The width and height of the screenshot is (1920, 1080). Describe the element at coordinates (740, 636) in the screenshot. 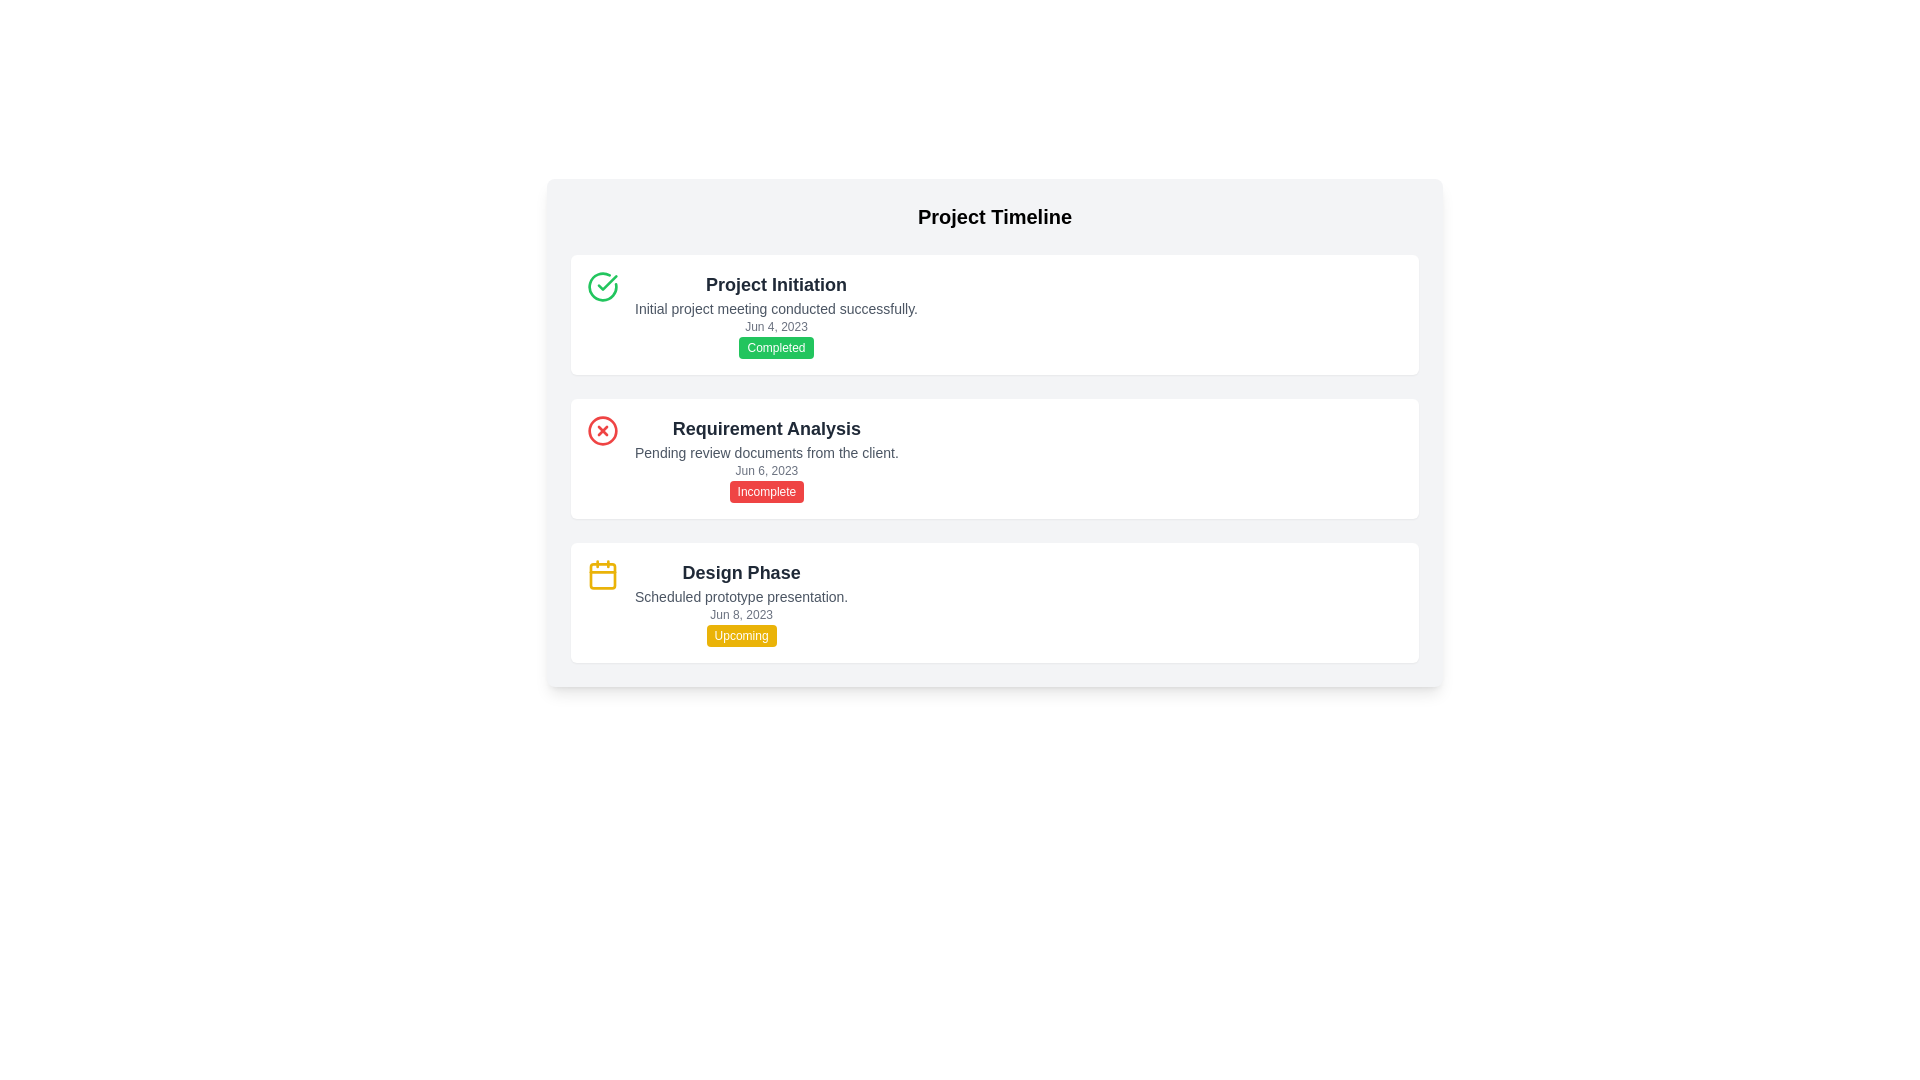

I see `the status indicator badge located below the 'Design Phase' subheading in the timeline section, positioned to the right of the date 'Jun 8, 2023'` at that location.